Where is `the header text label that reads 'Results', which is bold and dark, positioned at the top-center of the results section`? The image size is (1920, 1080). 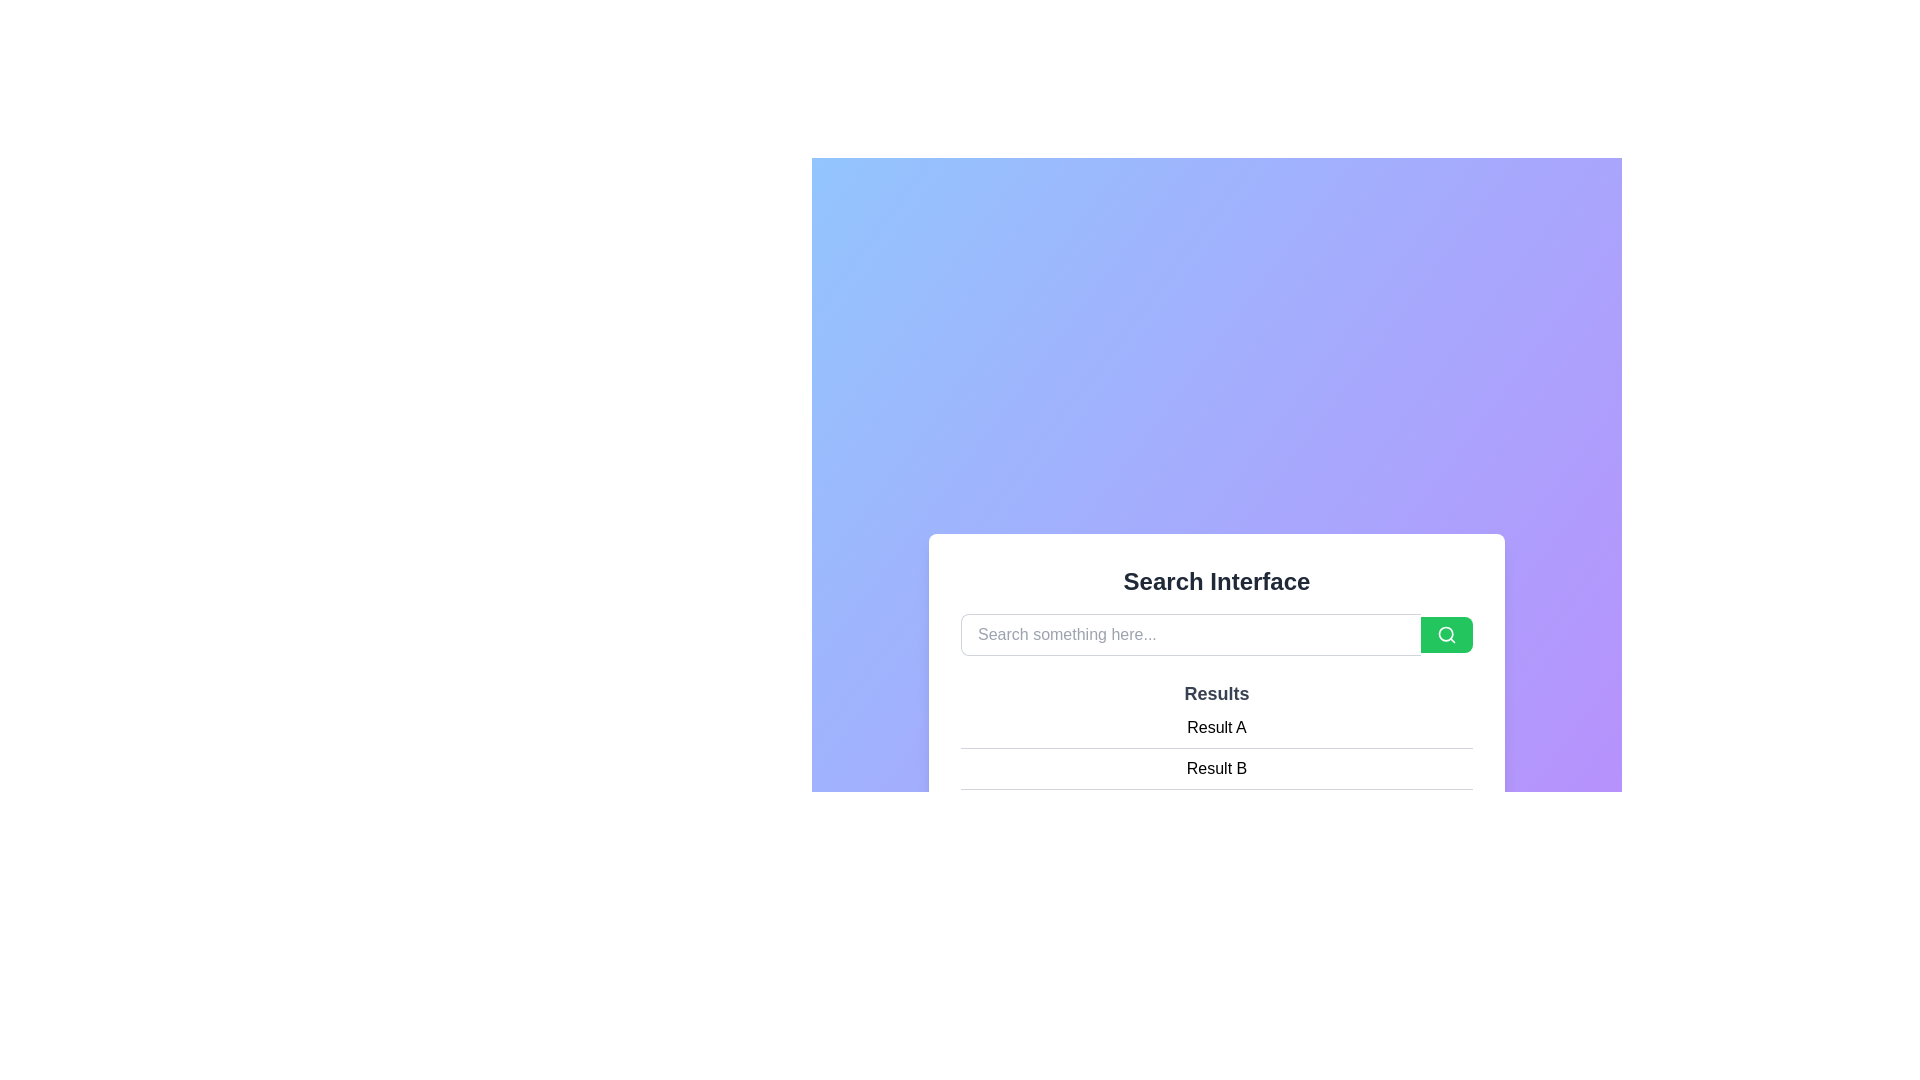
the header text label that reads 'Results', which is bold and dark, positioned at the top-center of the results section is located at coordinates (1216, 693).